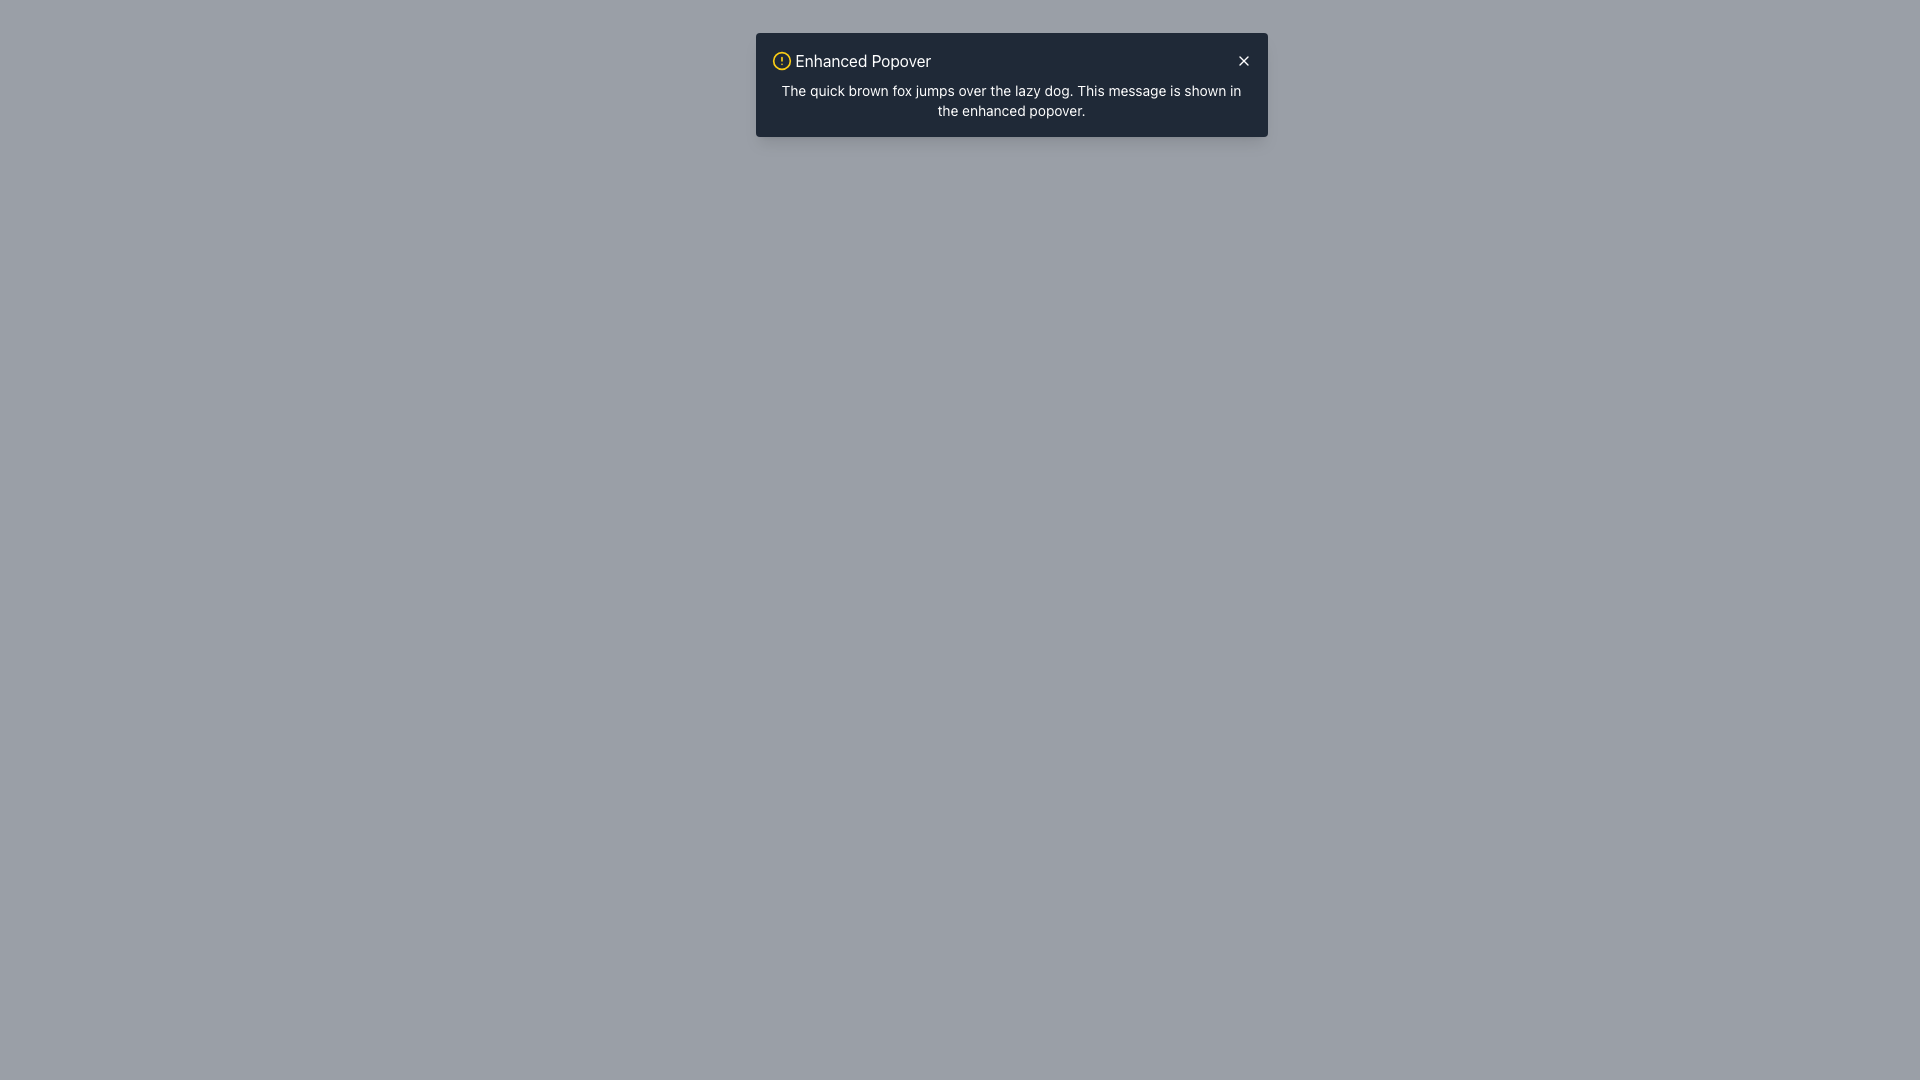  What do you see at coordinates (780, 60) in the screenshot?
I see `the Alert Indicator Icon located to the immediate left of the text 'Enhanced Popover' within the notification box` at bounding box center [780, 60].